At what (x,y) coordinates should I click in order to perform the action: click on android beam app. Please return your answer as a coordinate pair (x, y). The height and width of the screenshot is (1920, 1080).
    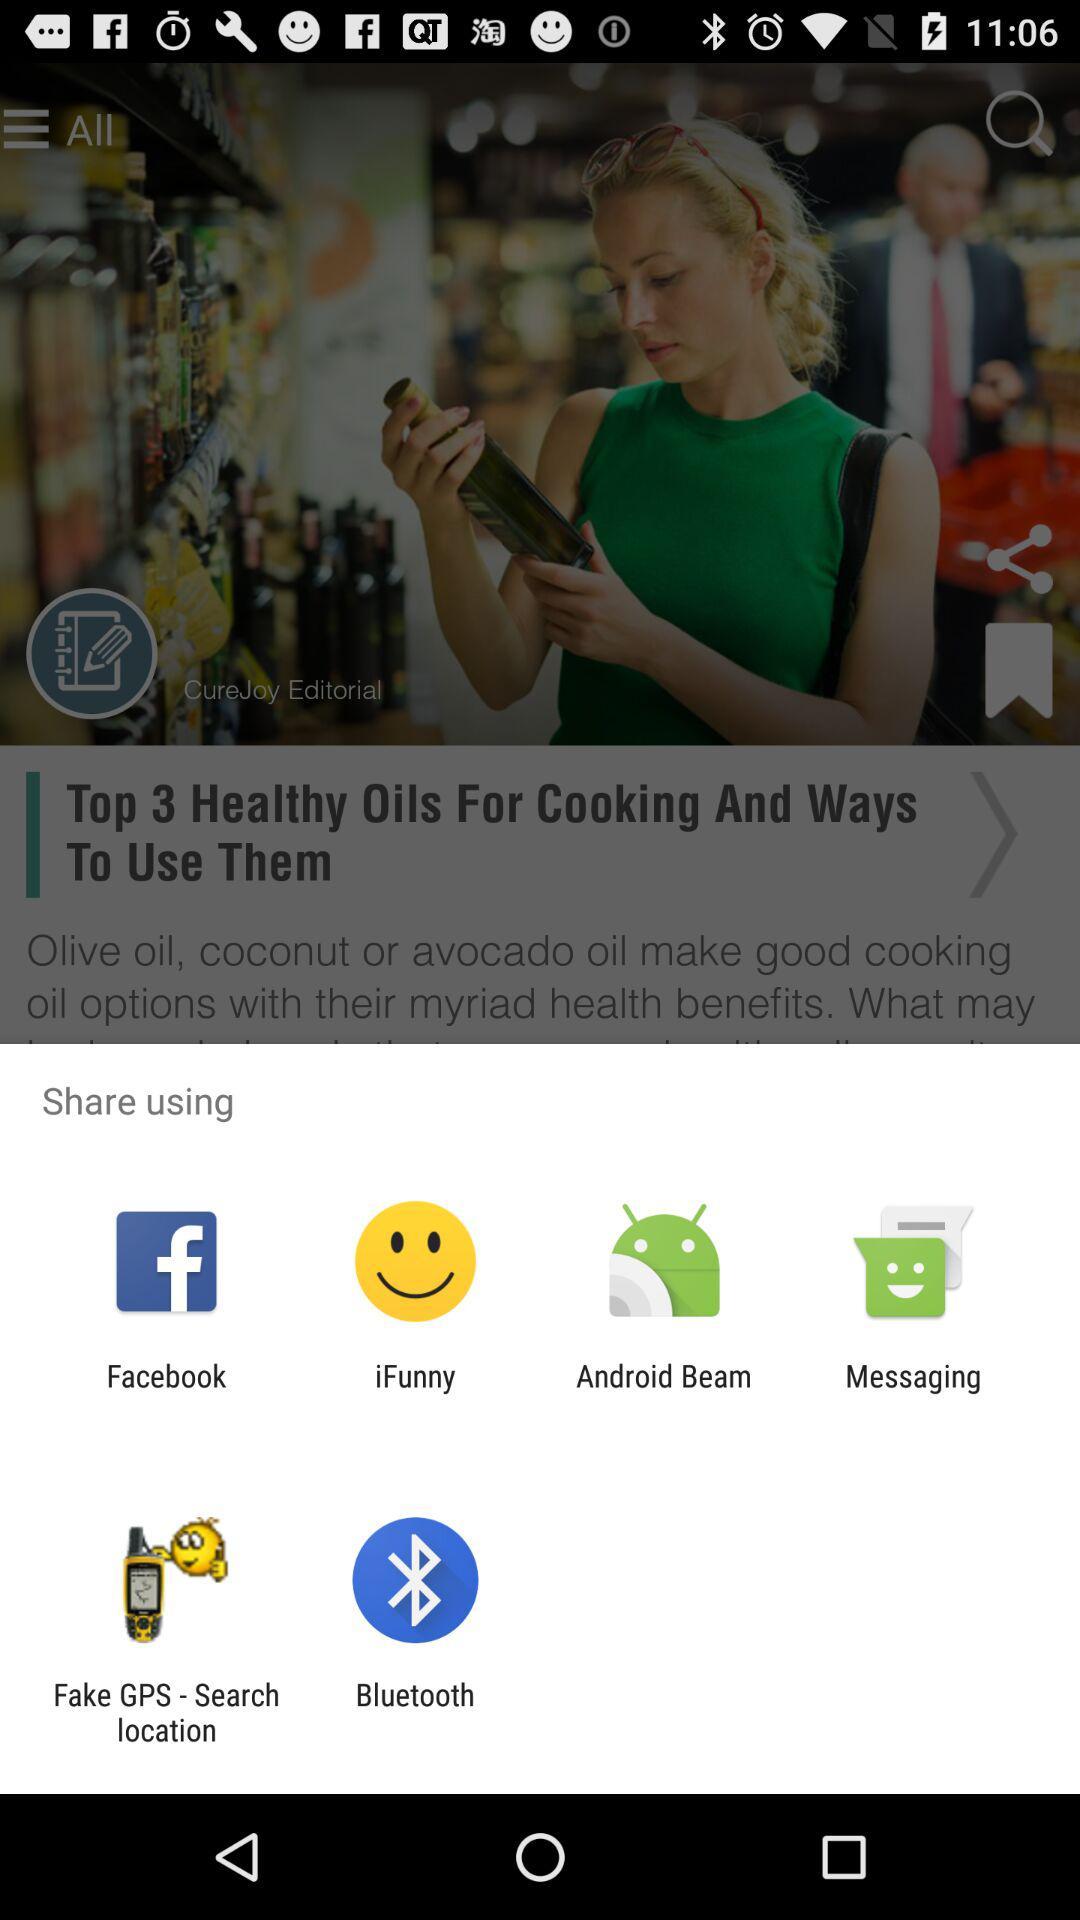
    Looking at the image, I should click on (664, 1392).